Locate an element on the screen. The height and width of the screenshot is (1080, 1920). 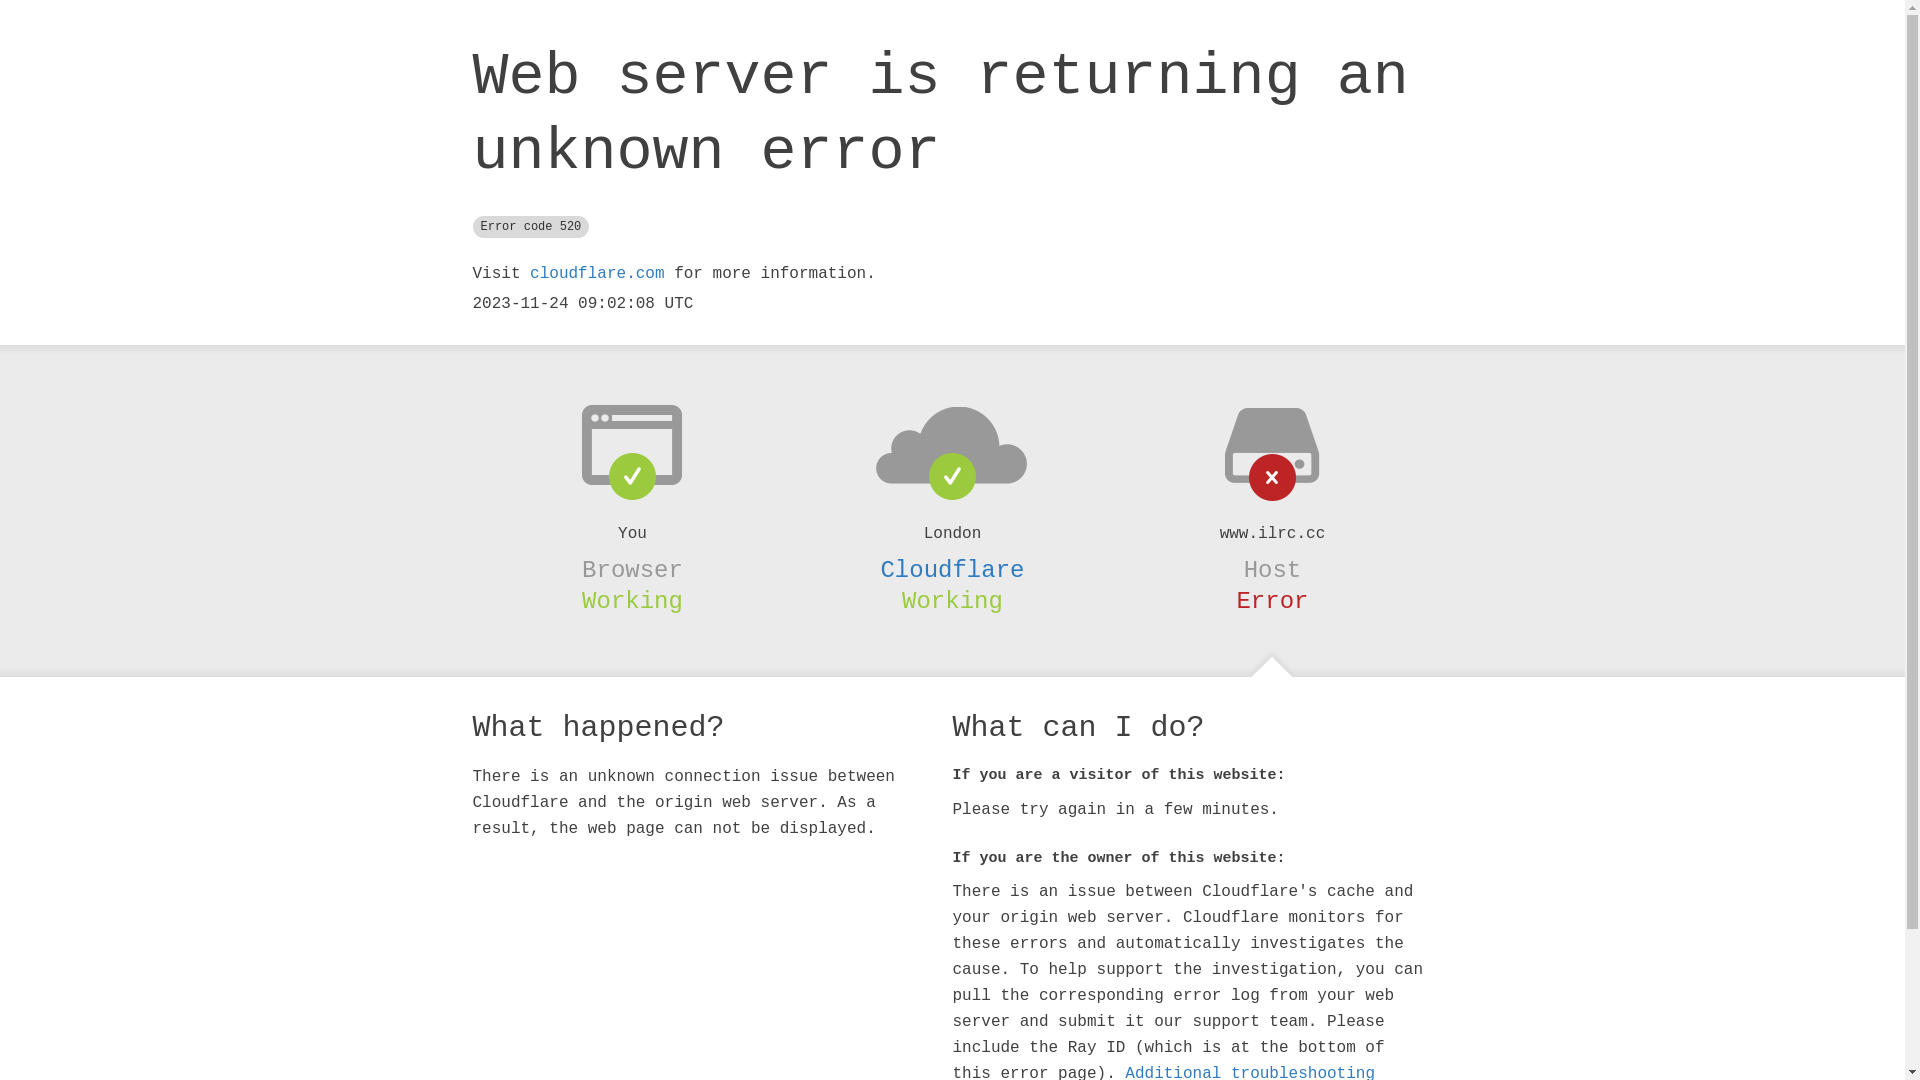
'cloudflare.com' is located at coordinates (595, 273).